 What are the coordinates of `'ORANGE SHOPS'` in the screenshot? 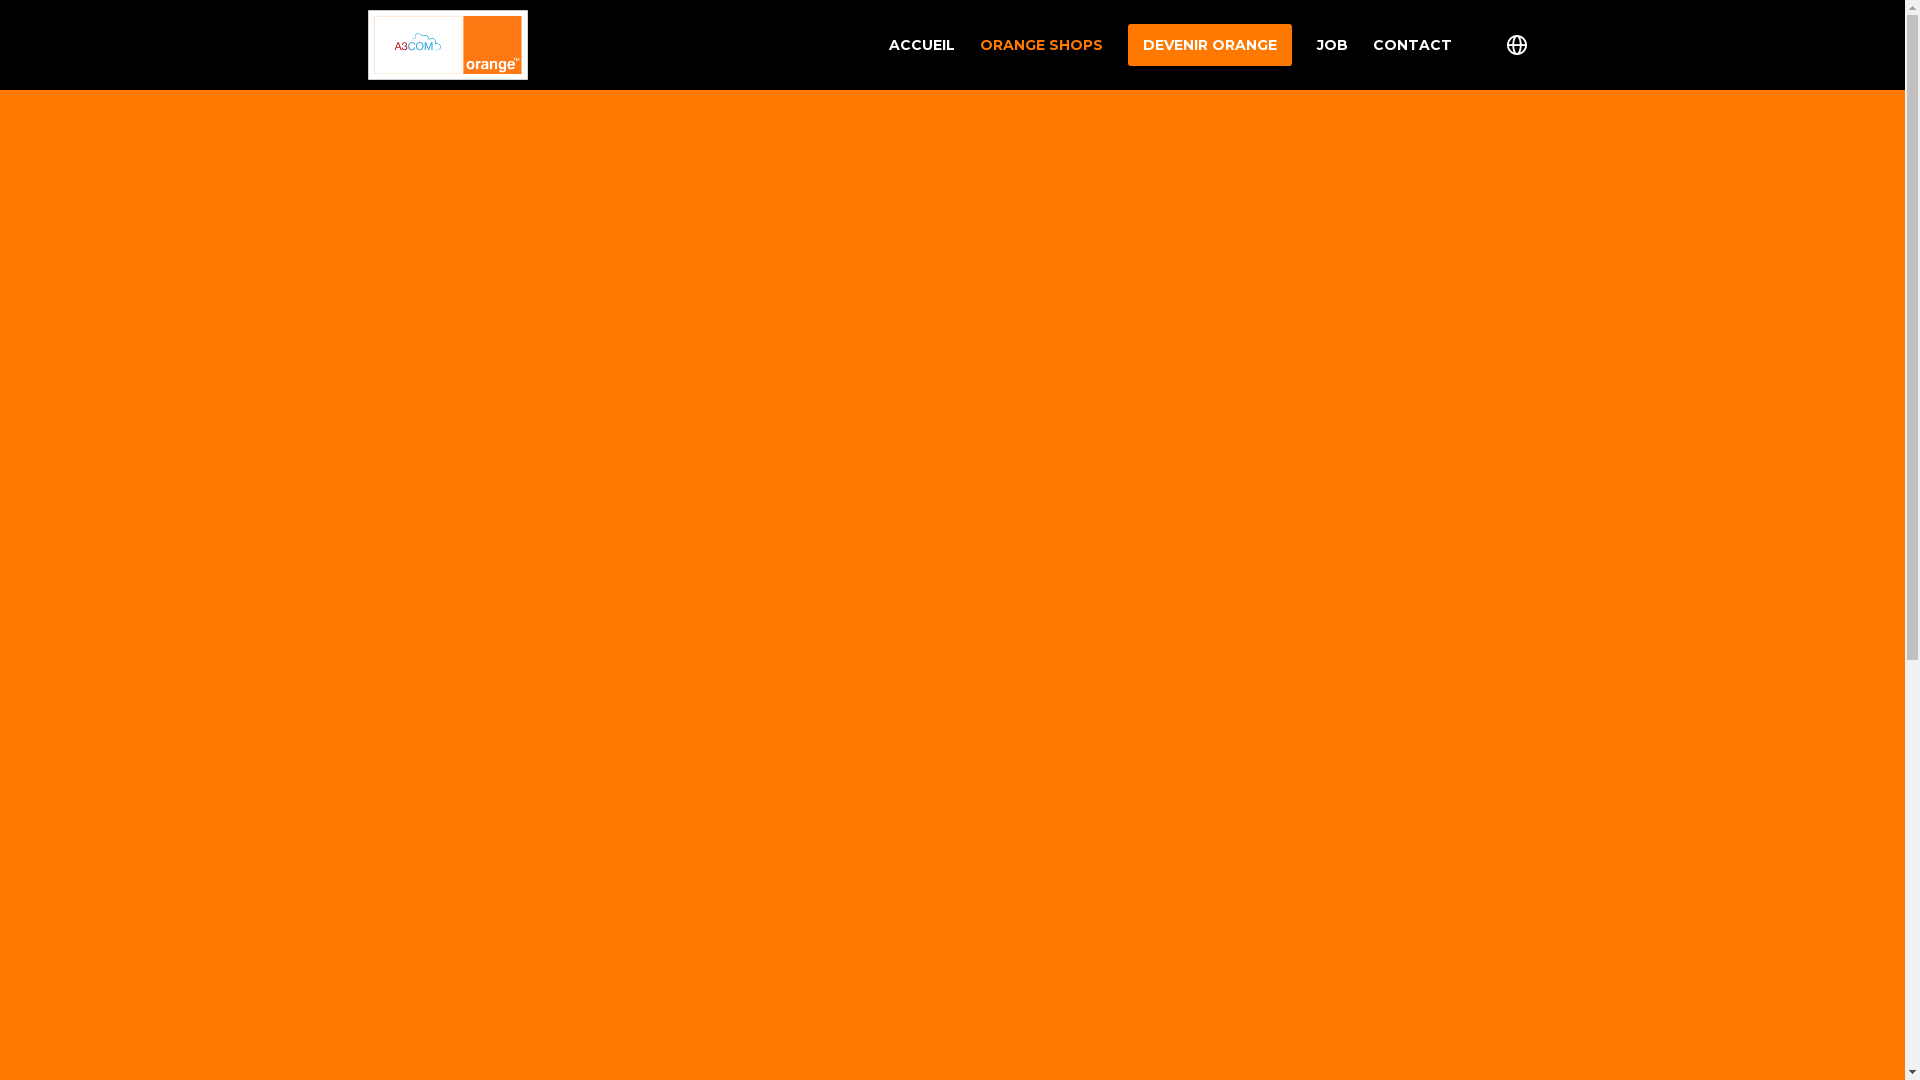 It's located at (1028, 45).